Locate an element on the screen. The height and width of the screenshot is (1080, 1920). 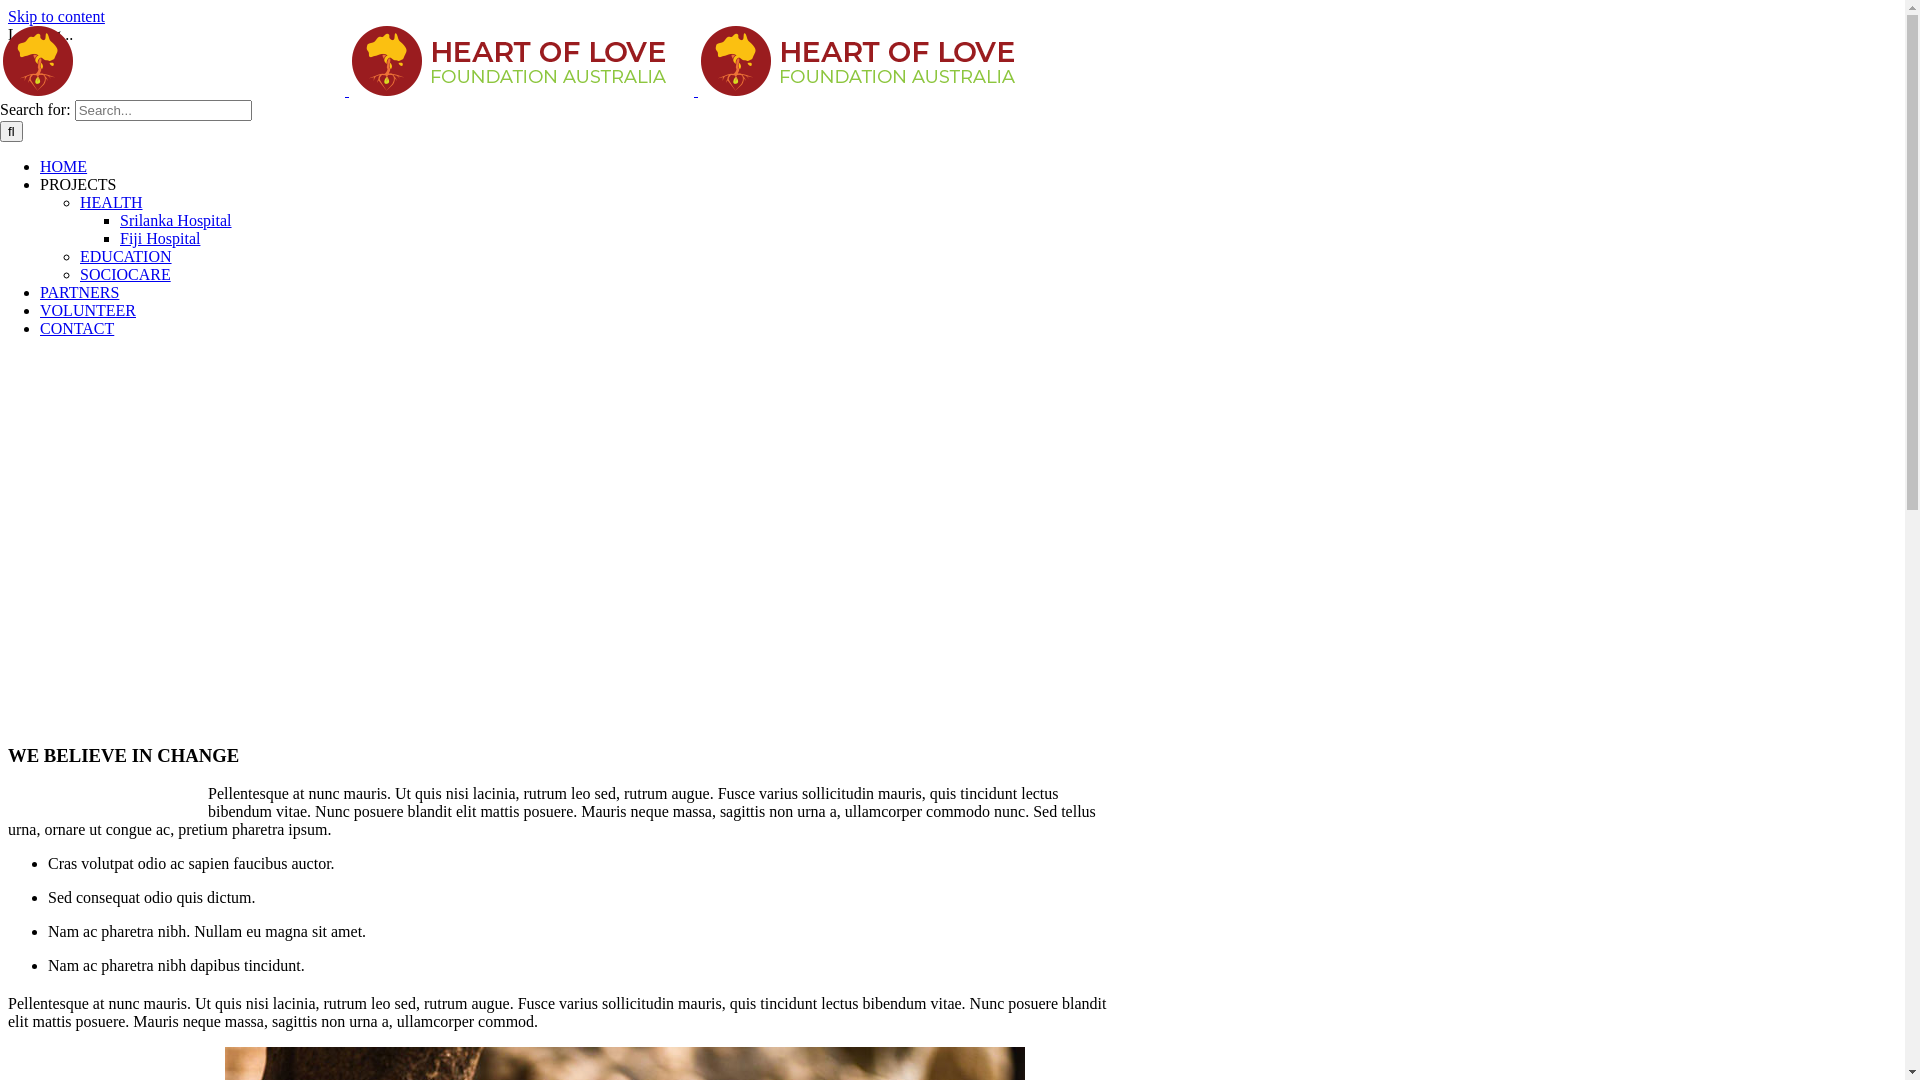
'HOME' is located at coordinates (63, 165).